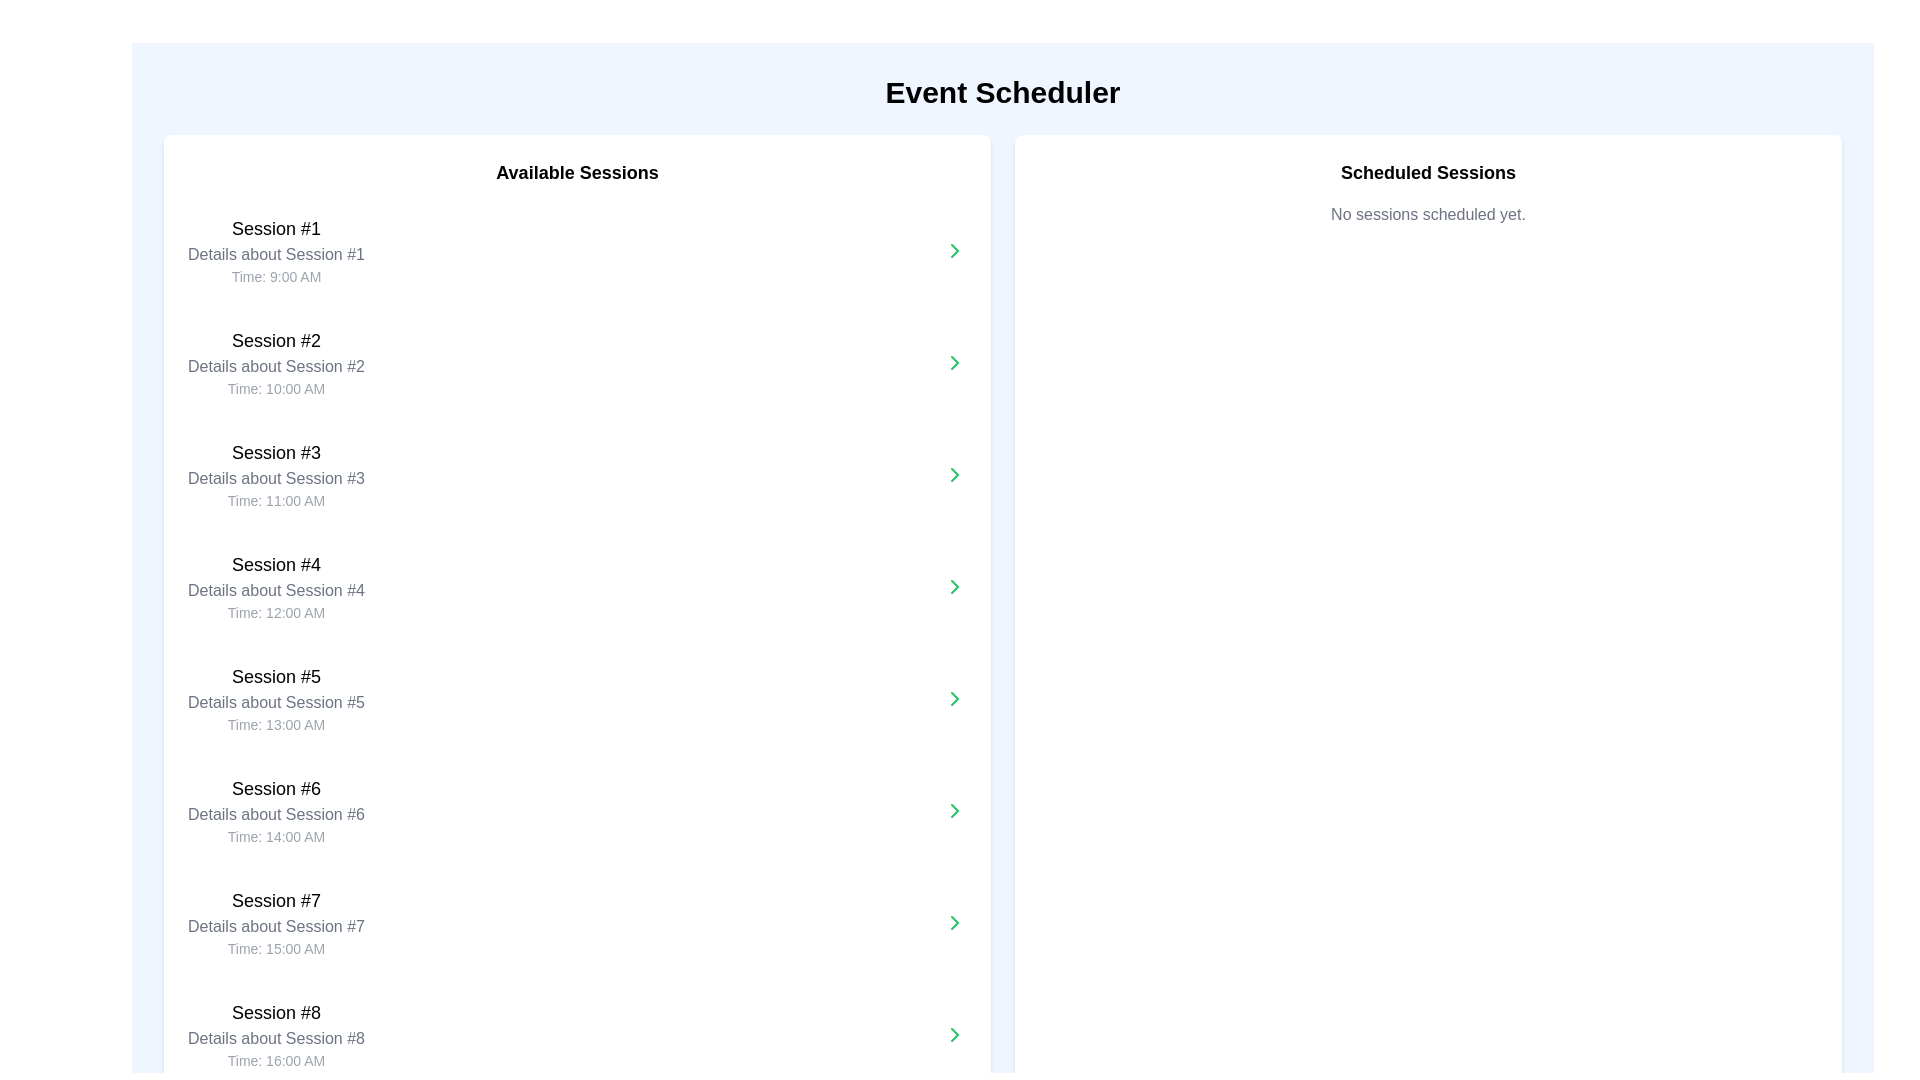 This screenshot has width=1920, height=1080. What do you see at coordinates (275, 701) in the screenshot?
I see `the text description element that provides supplementary information about 'Session #5', located below the title and above the timestamp in the 'Available Sessions' section` at bounding box center [275, 701].